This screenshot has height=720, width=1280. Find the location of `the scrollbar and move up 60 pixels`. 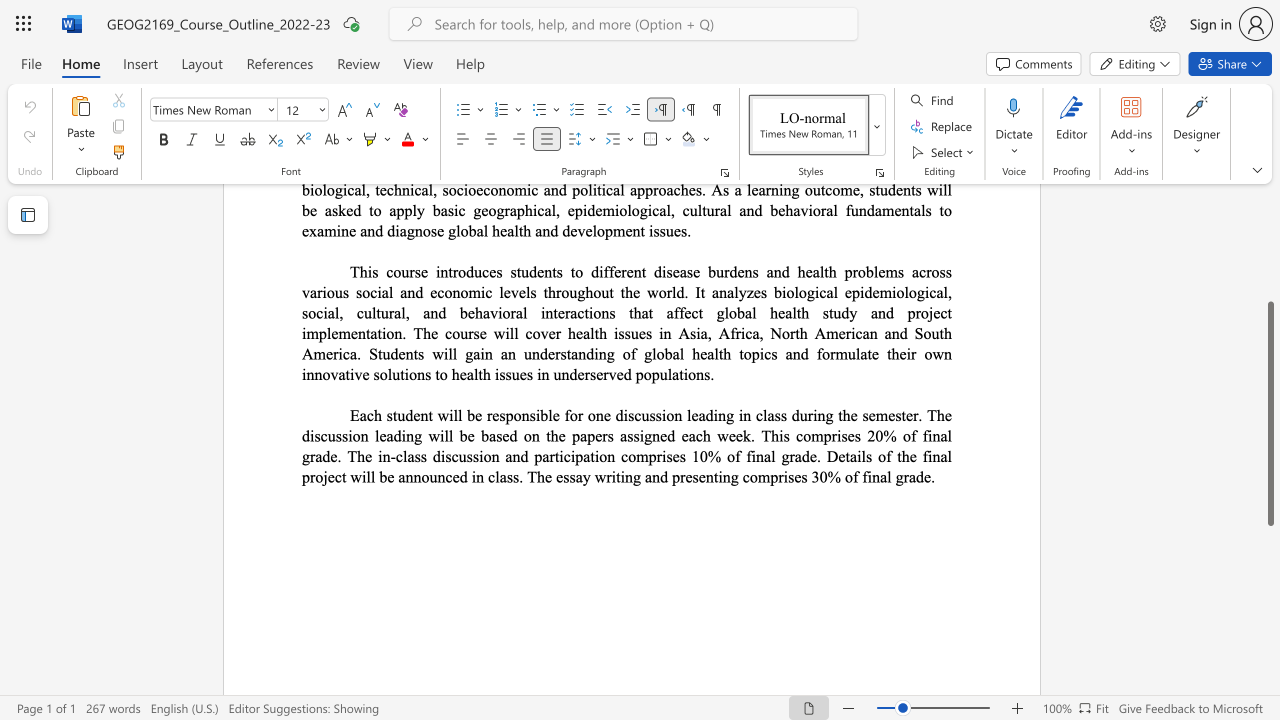

the scrollbar and move up 60 pixels is located at coordinates (1269, 412).